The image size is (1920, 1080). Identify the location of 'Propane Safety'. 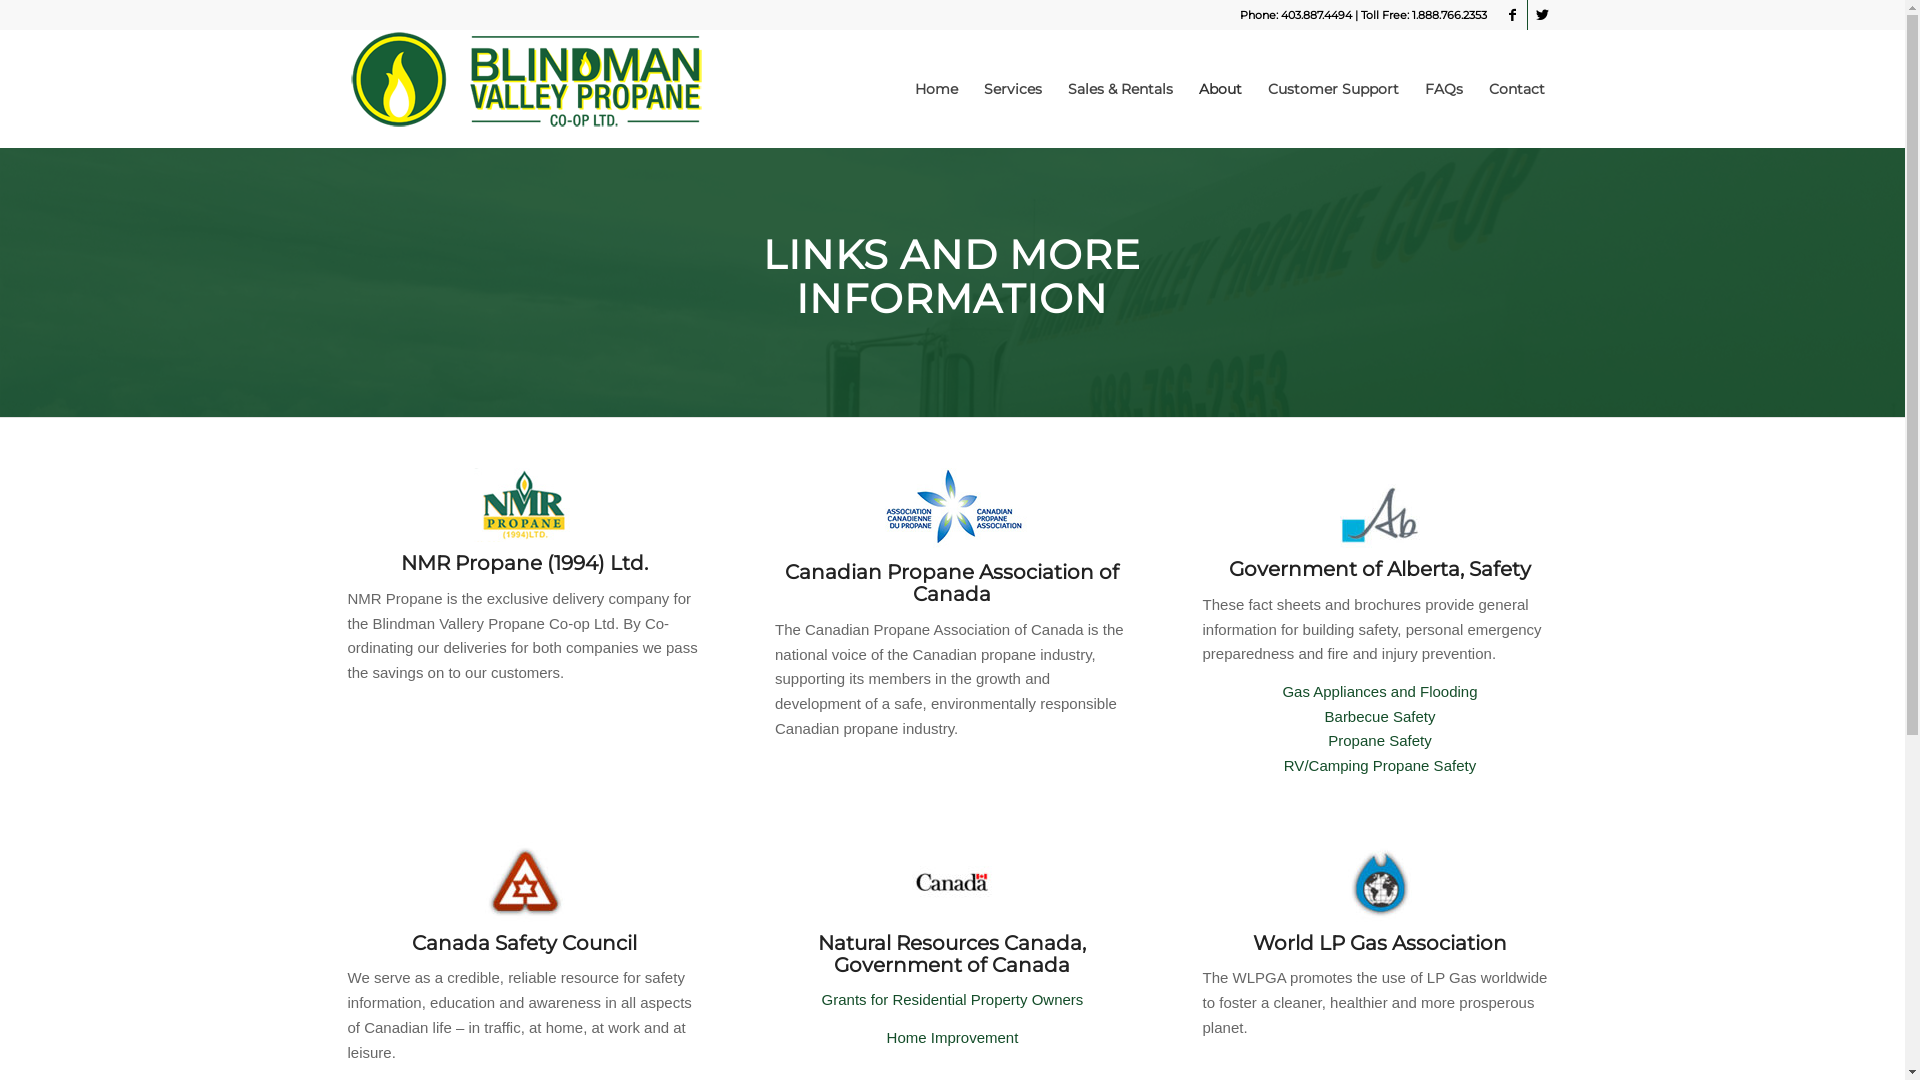
(1378, 740).